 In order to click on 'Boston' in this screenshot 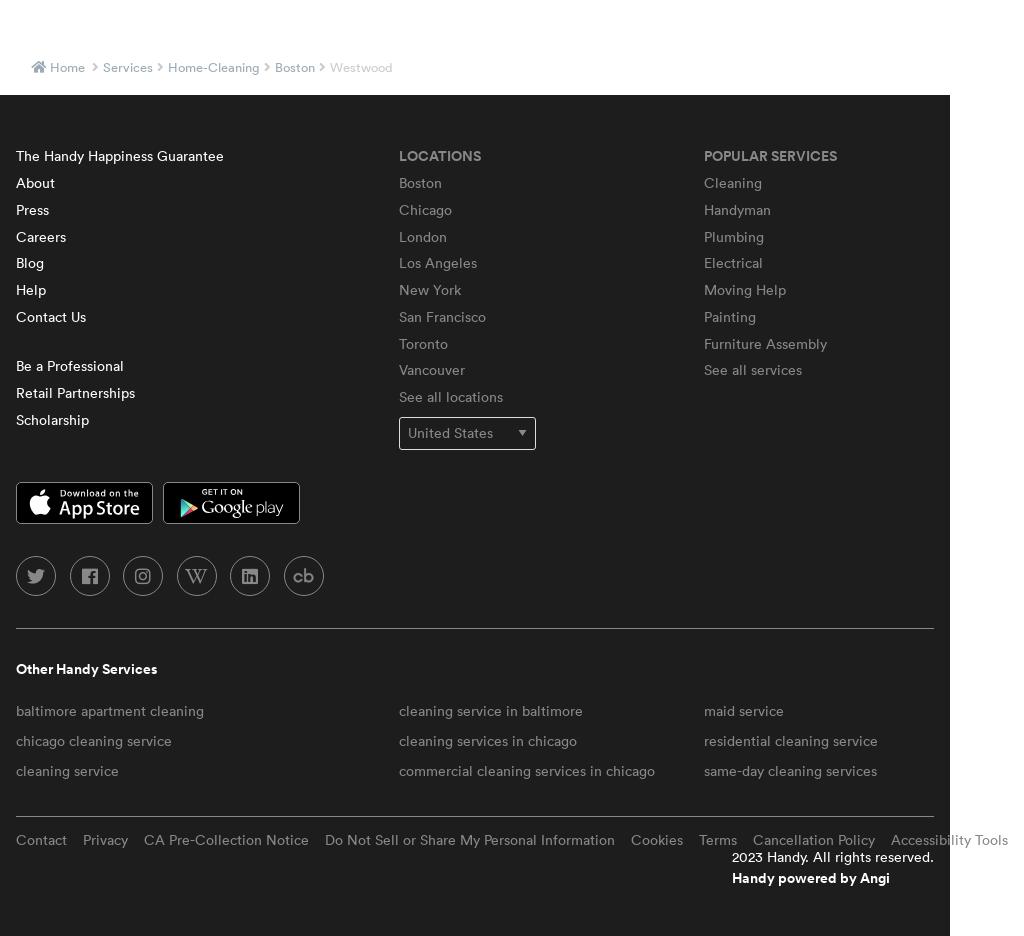, I will do `click(397, 180)`.